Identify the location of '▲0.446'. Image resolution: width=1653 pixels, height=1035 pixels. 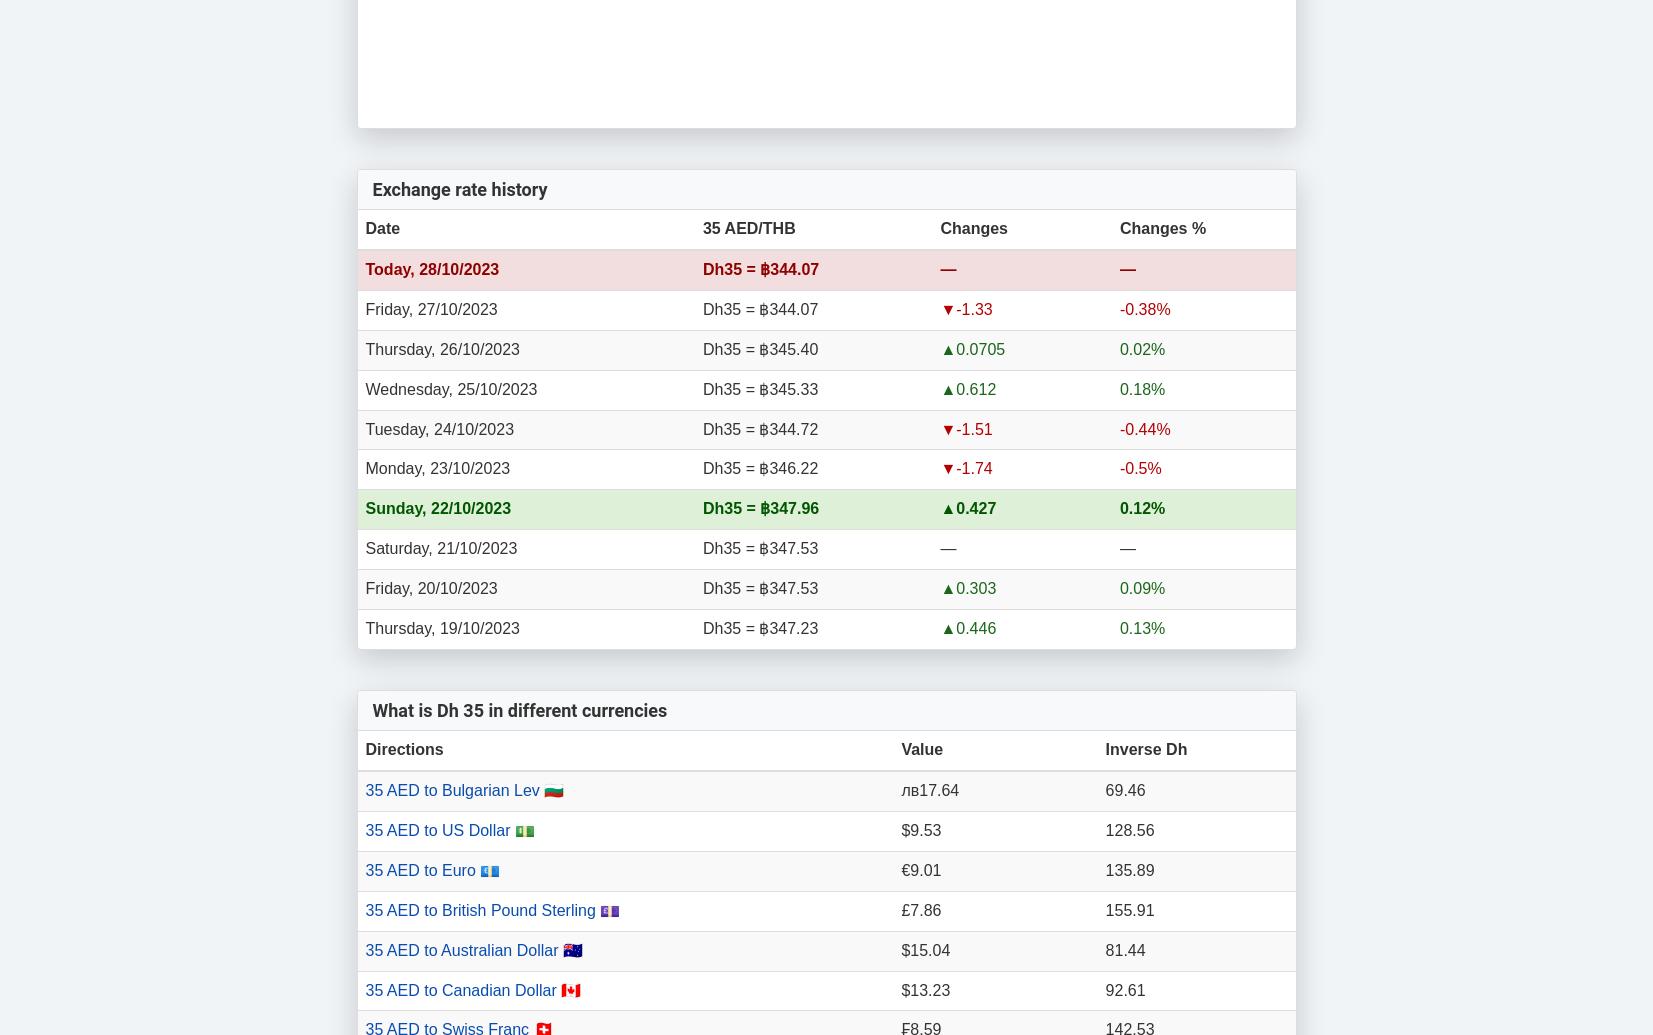
(967, 626).